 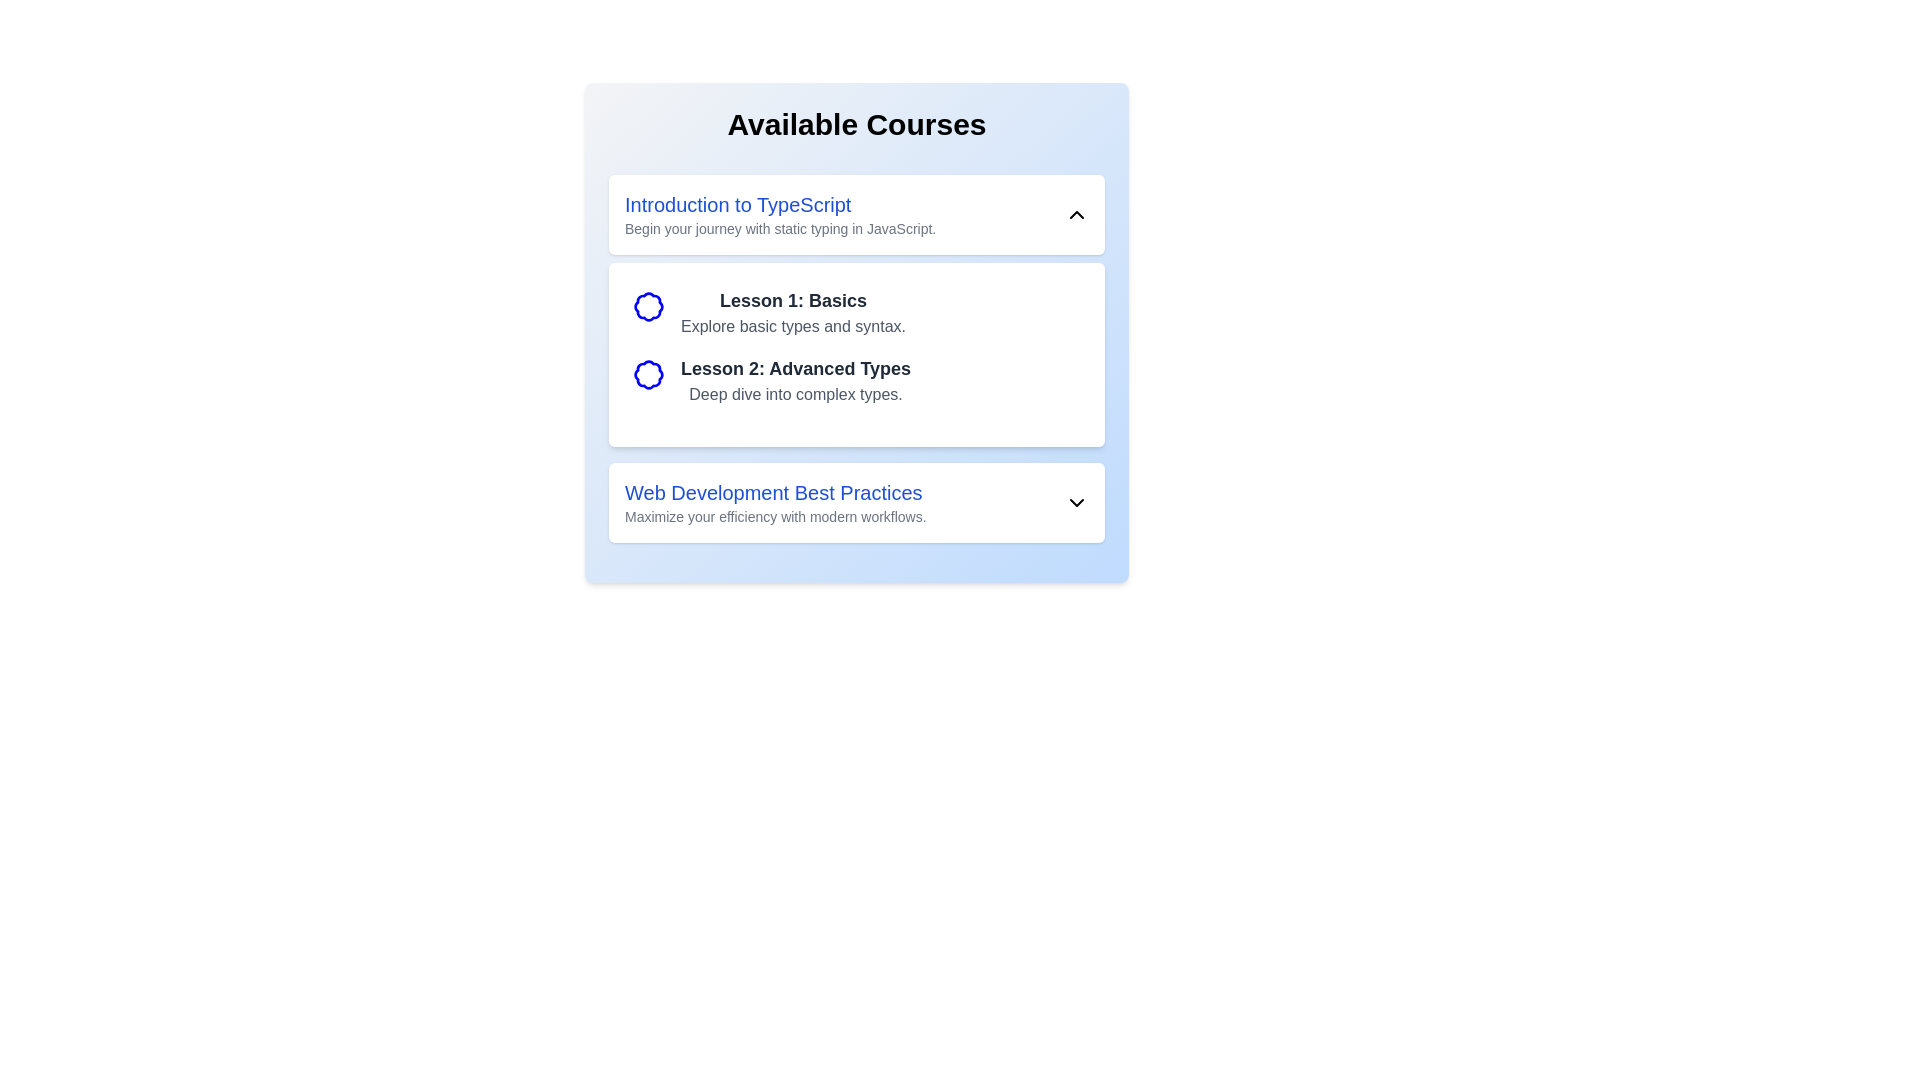 I want to click on the text block describing the course 'Web Development Best Practices' located below the 'Introduction to TypeScript' section in the 'Available Courses' list, so click(x=774, y=501).